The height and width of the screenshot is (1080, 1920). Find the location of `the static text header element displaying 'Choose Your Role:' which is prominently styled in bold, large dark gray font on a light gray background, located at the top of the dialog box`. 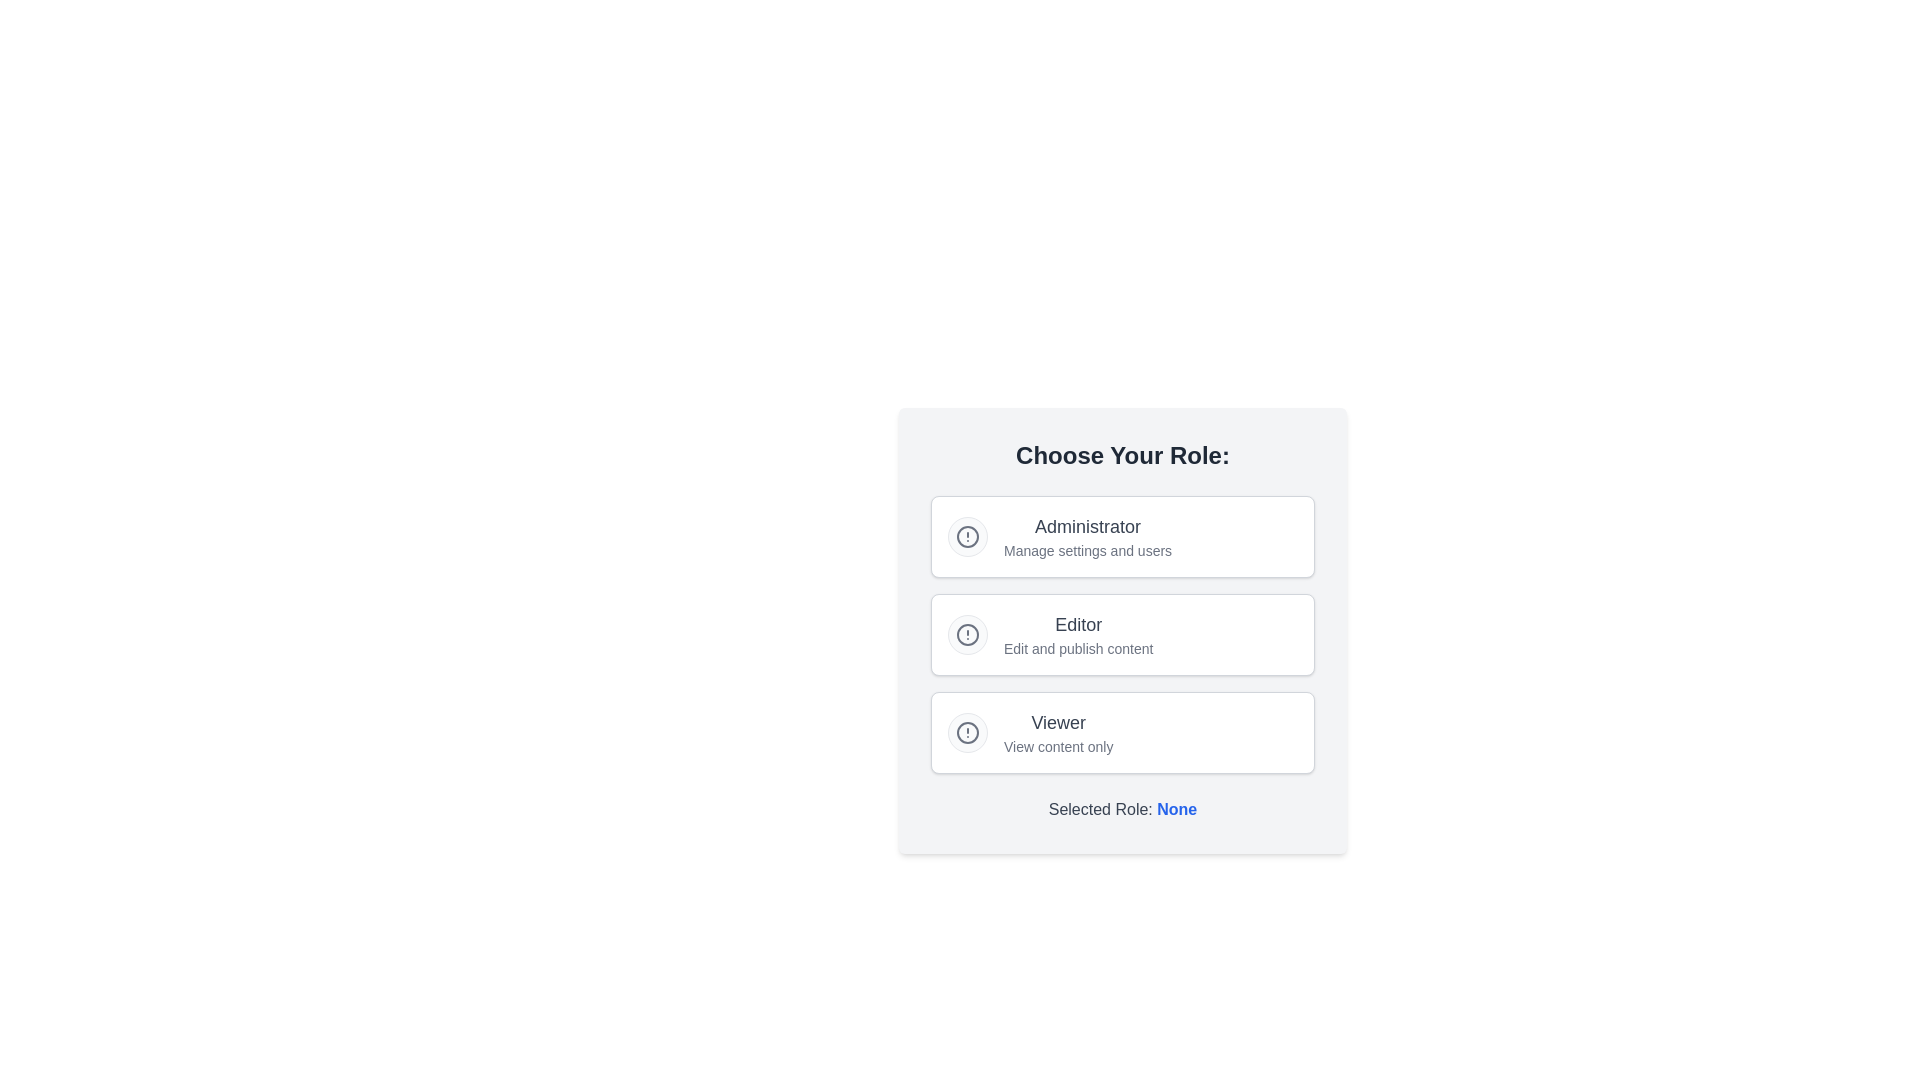

the static text header element displaying 'Choose Your Role:' which is prominently styled in bold, large dark gray font on a light gray background, located at the top of the dialog box is located at coordinates (1123, 455).